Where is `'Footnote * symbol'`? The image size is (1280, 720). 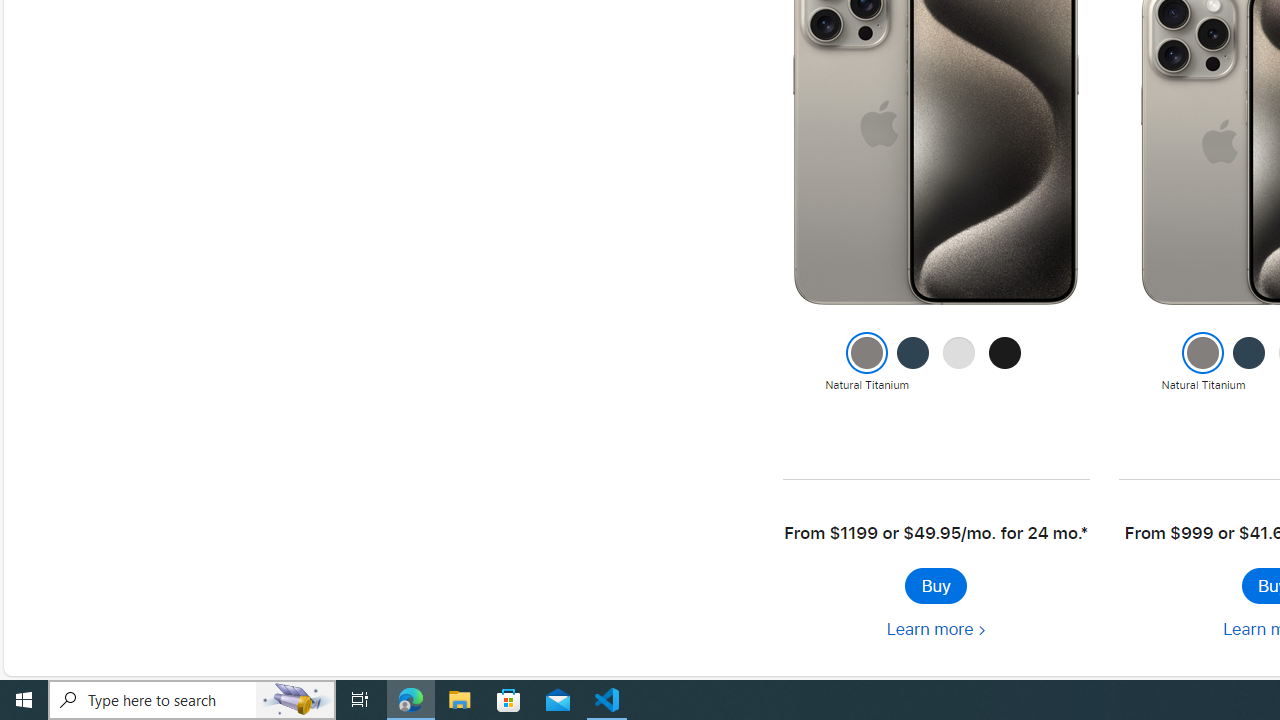 'Footnote * symbol' is located at coordinates (1083, 532).